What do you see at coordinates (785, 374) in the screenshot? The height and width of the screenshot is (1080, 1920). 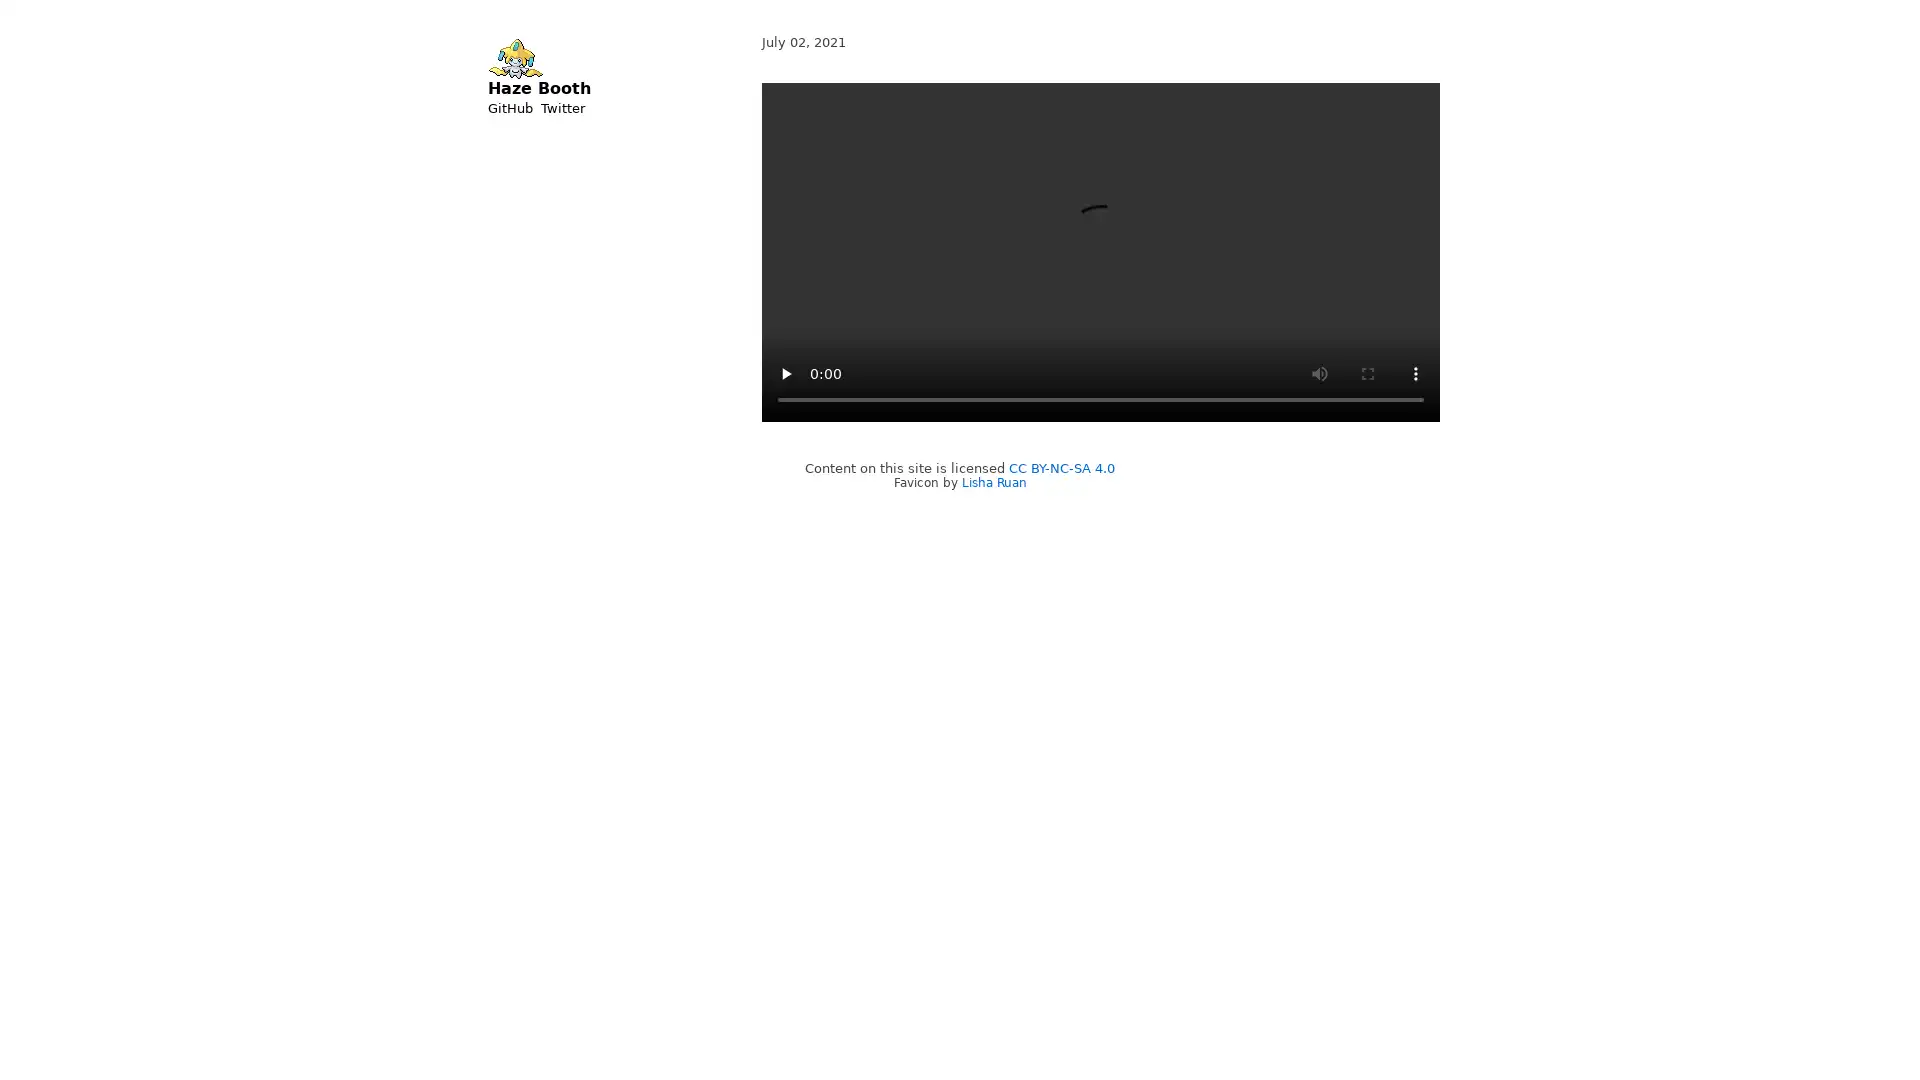 I see `play` at bounding box center [785, 374].